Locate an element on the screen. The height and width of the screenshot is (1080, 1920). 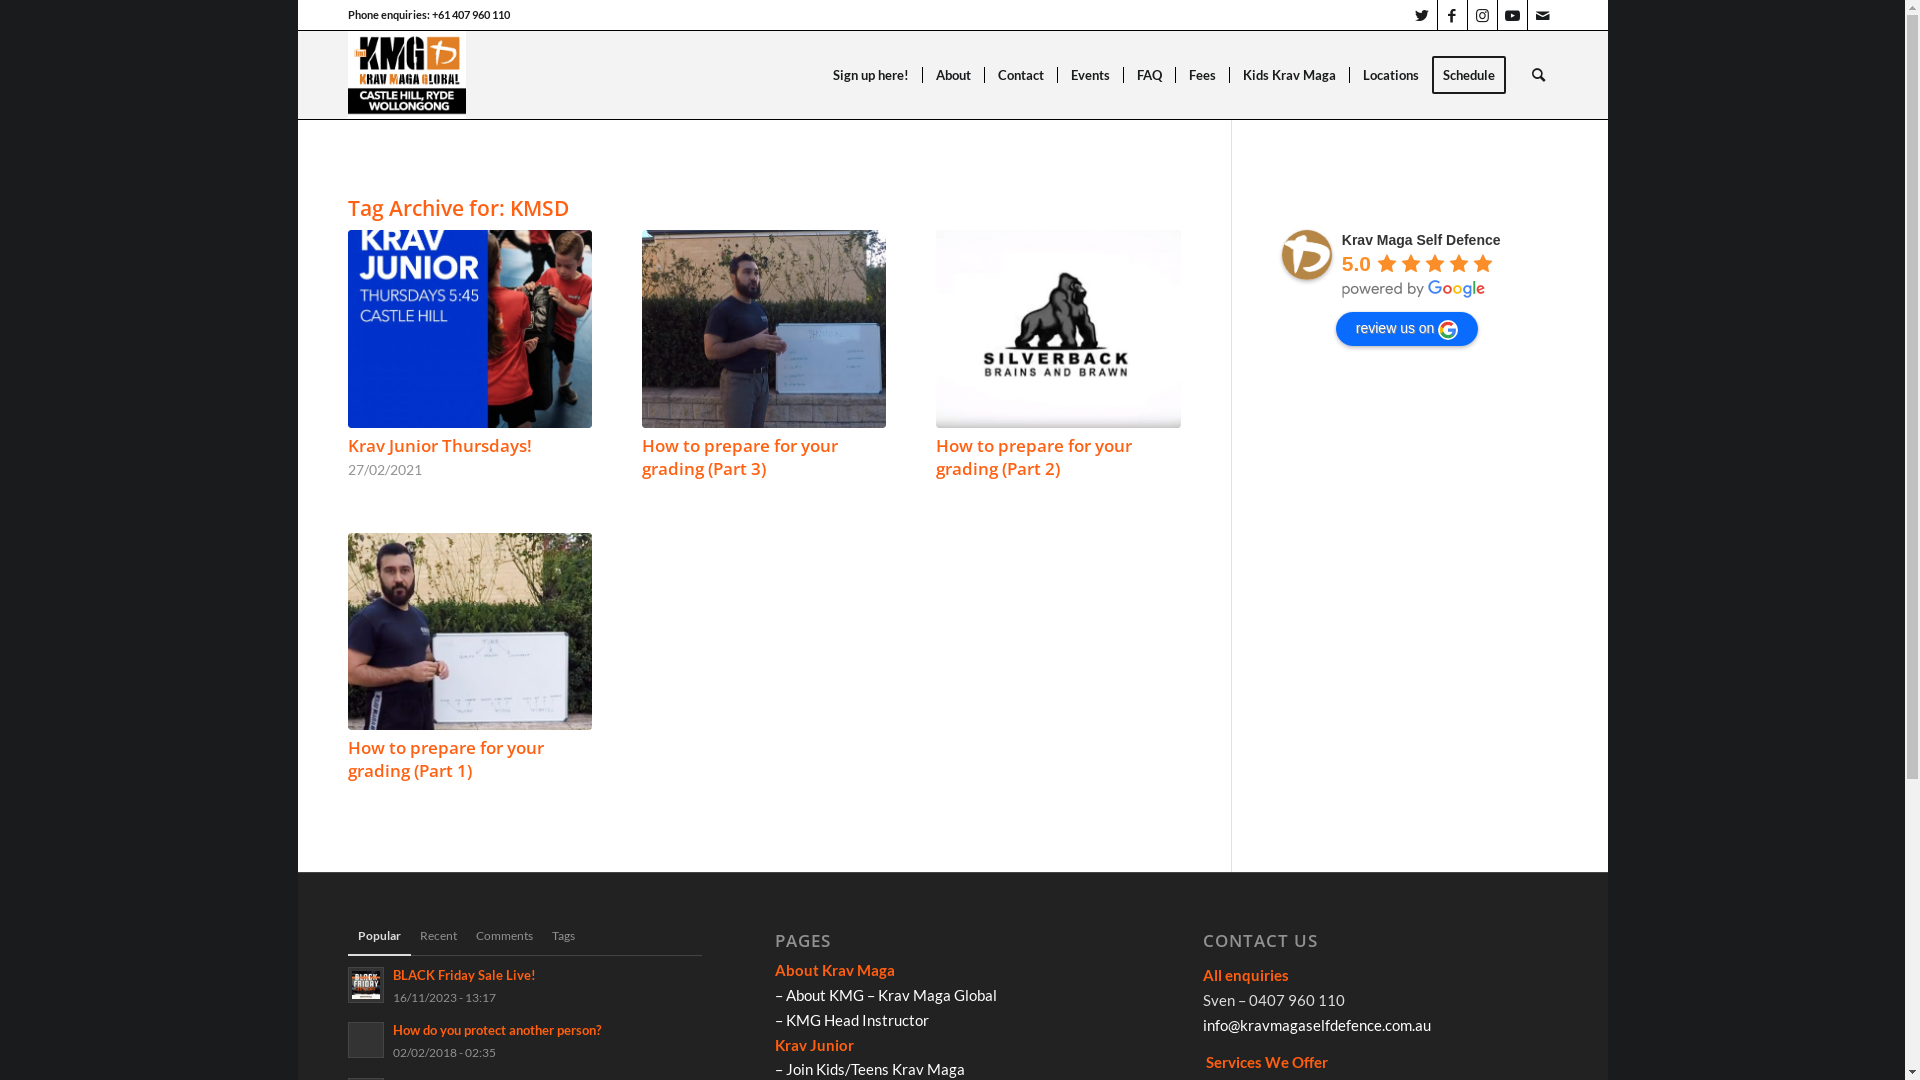
'powered by Google' is located at coordinates (1413, 289).